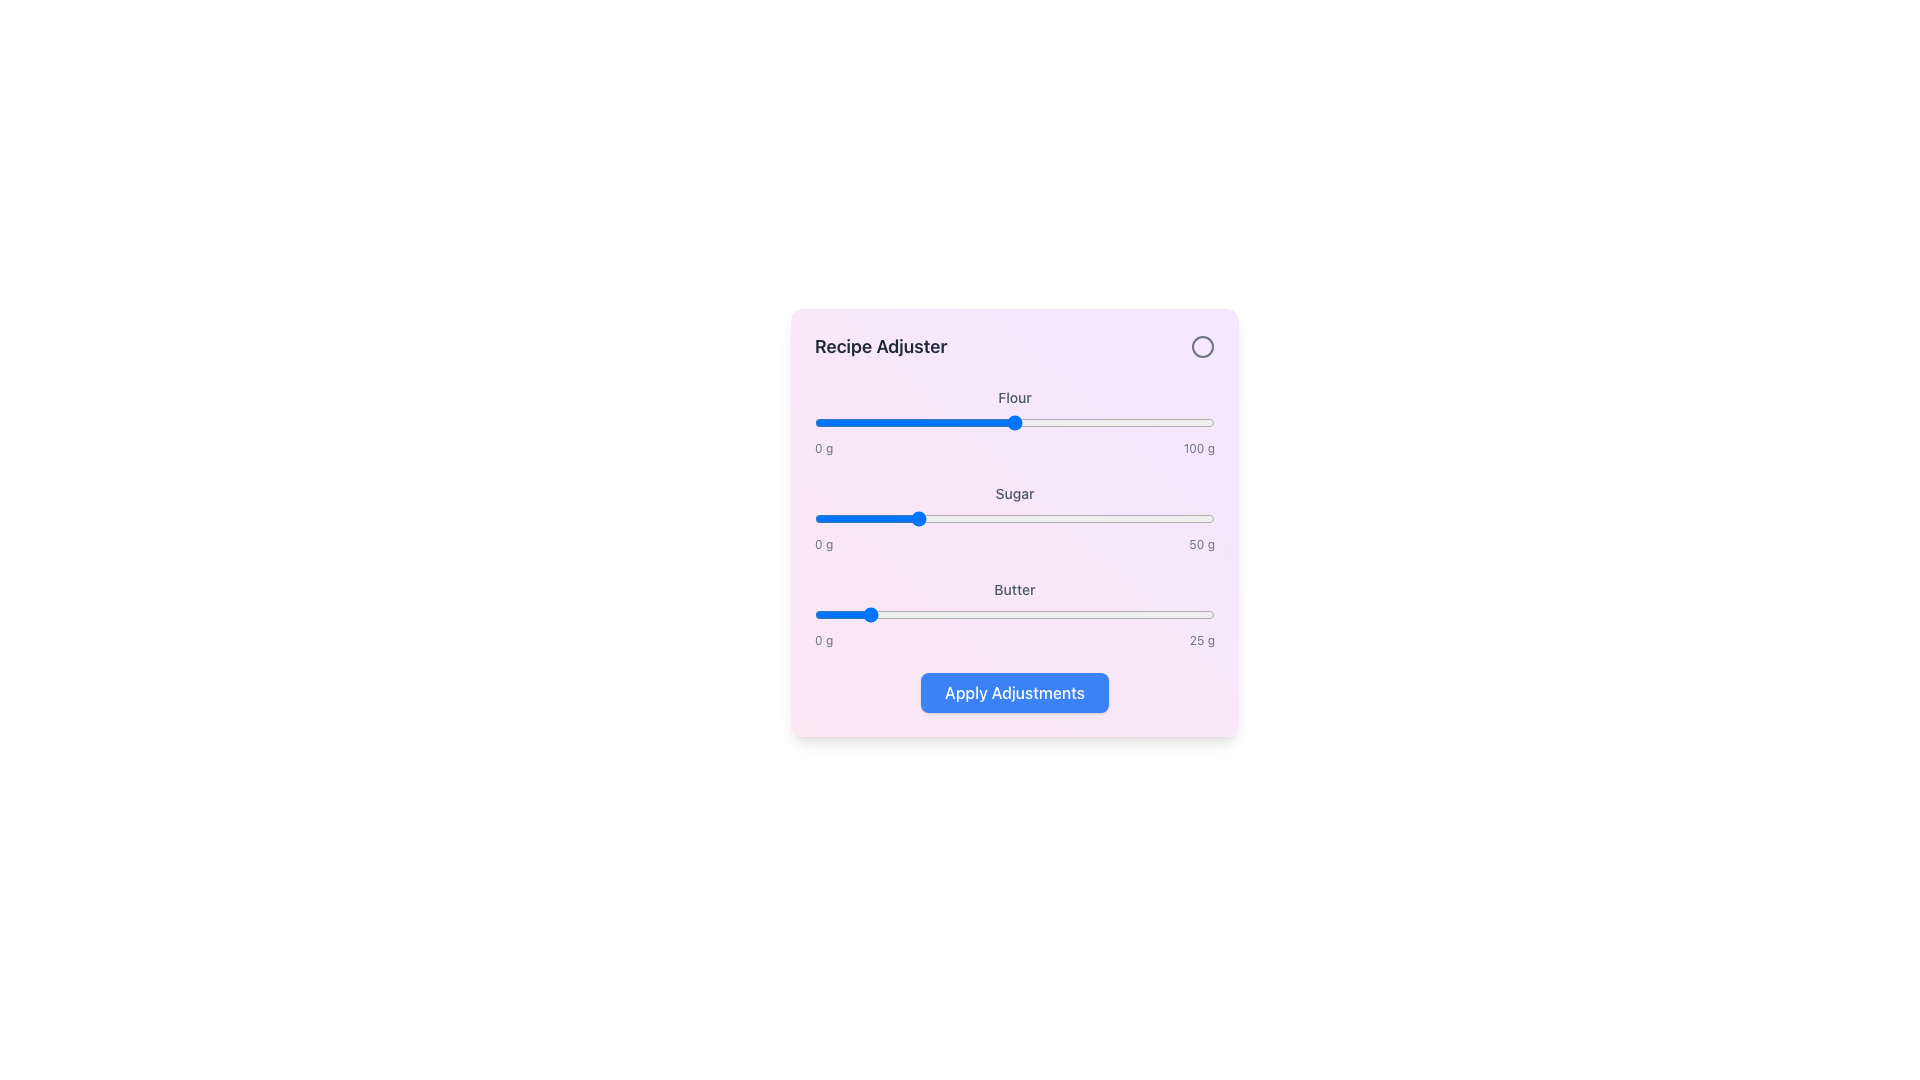 The image size is (1920, 1080). I want to click on text displayed in the label showing '0 g' positioned to the left of the slider in the 'Recipe Adjuster' interface, so click(824, 640).